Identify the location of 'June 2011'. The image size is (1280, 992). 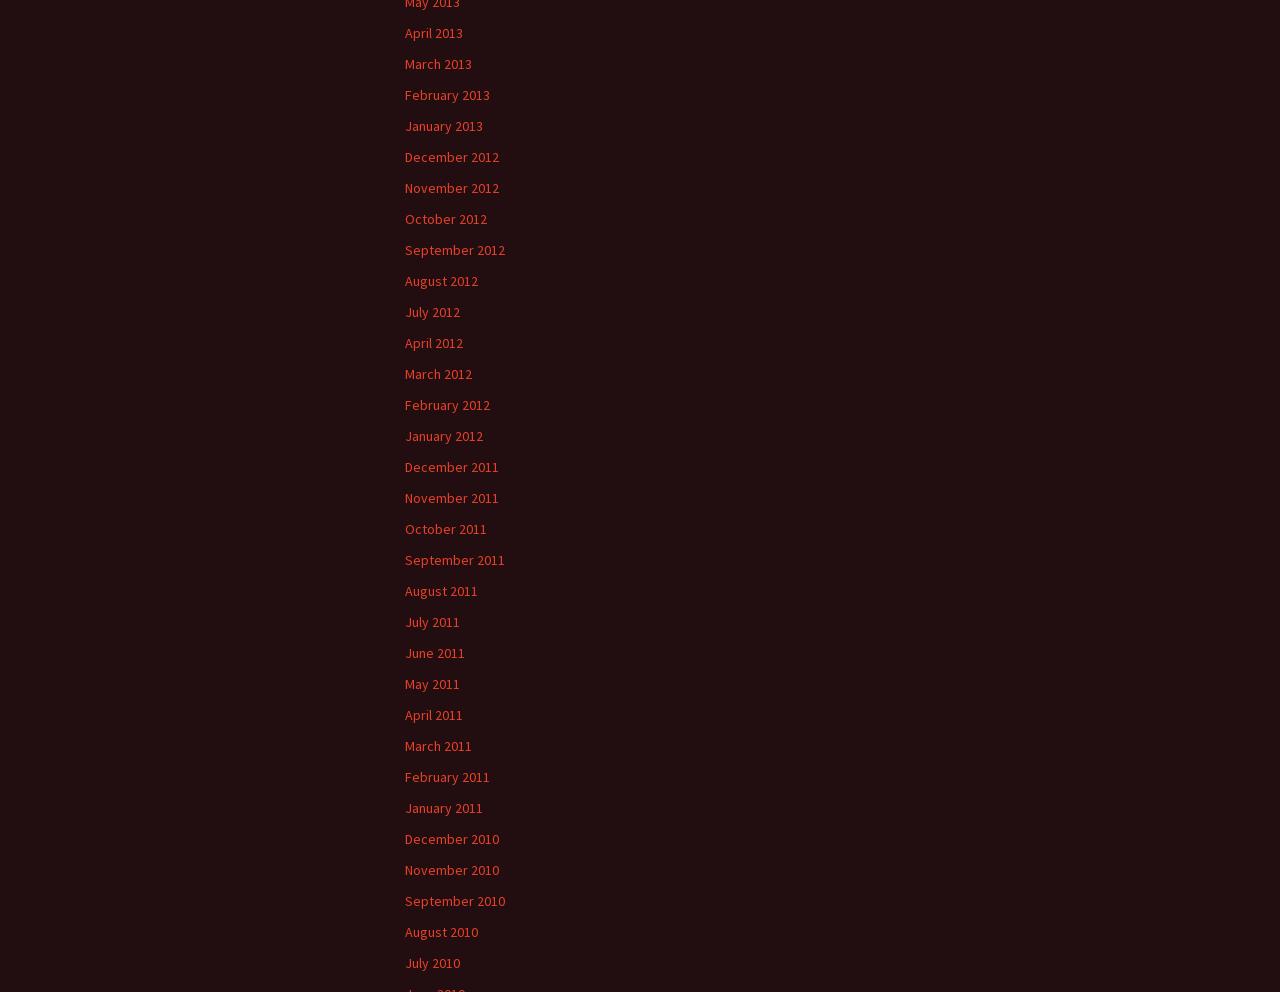
(403, 653).